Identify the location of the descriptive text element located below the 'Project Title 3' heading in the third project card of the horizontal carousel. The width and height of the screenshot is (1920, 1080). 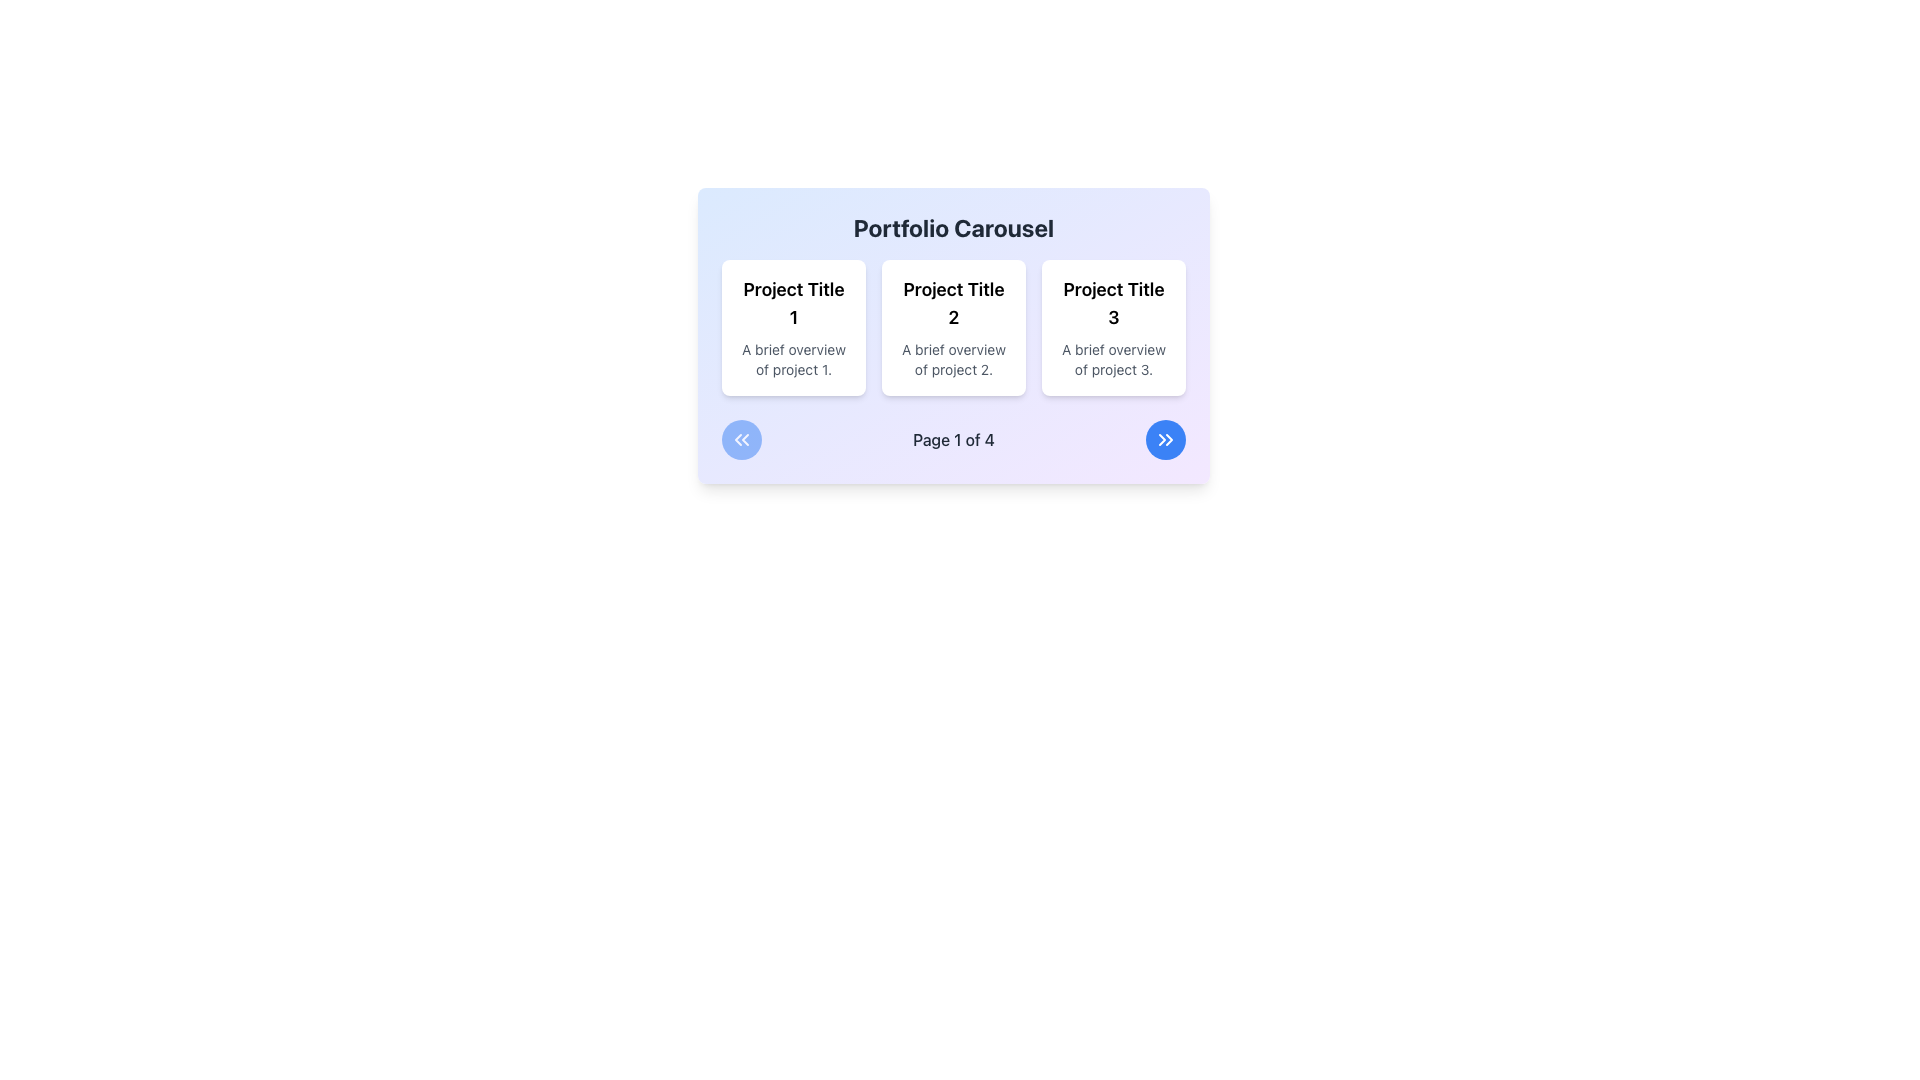
(1112, 358).